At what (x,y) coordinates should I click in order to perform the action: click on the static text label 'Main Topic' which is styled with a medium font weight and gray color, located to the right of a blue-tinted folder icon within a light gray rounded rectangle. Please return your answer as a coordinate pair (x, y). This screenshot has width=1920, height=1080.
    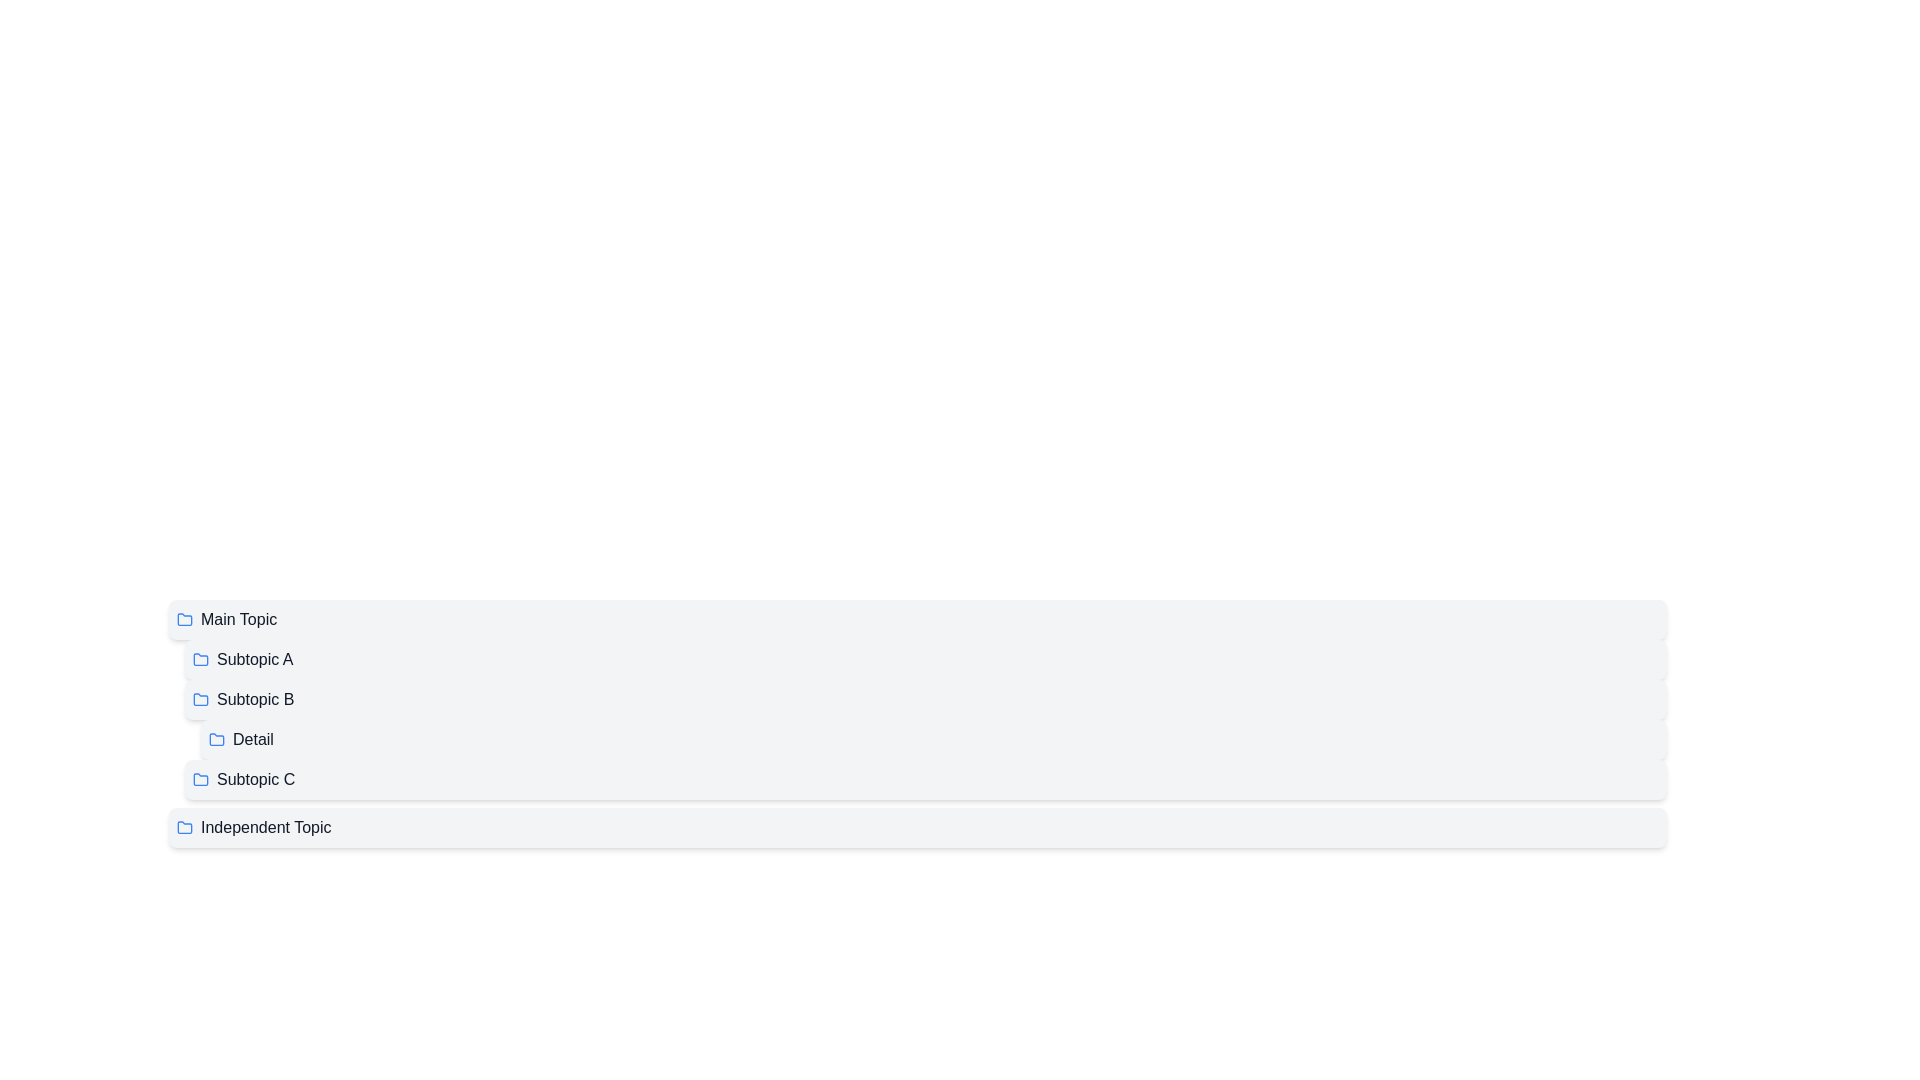
    Looking at the image, I should click on (239, 619).